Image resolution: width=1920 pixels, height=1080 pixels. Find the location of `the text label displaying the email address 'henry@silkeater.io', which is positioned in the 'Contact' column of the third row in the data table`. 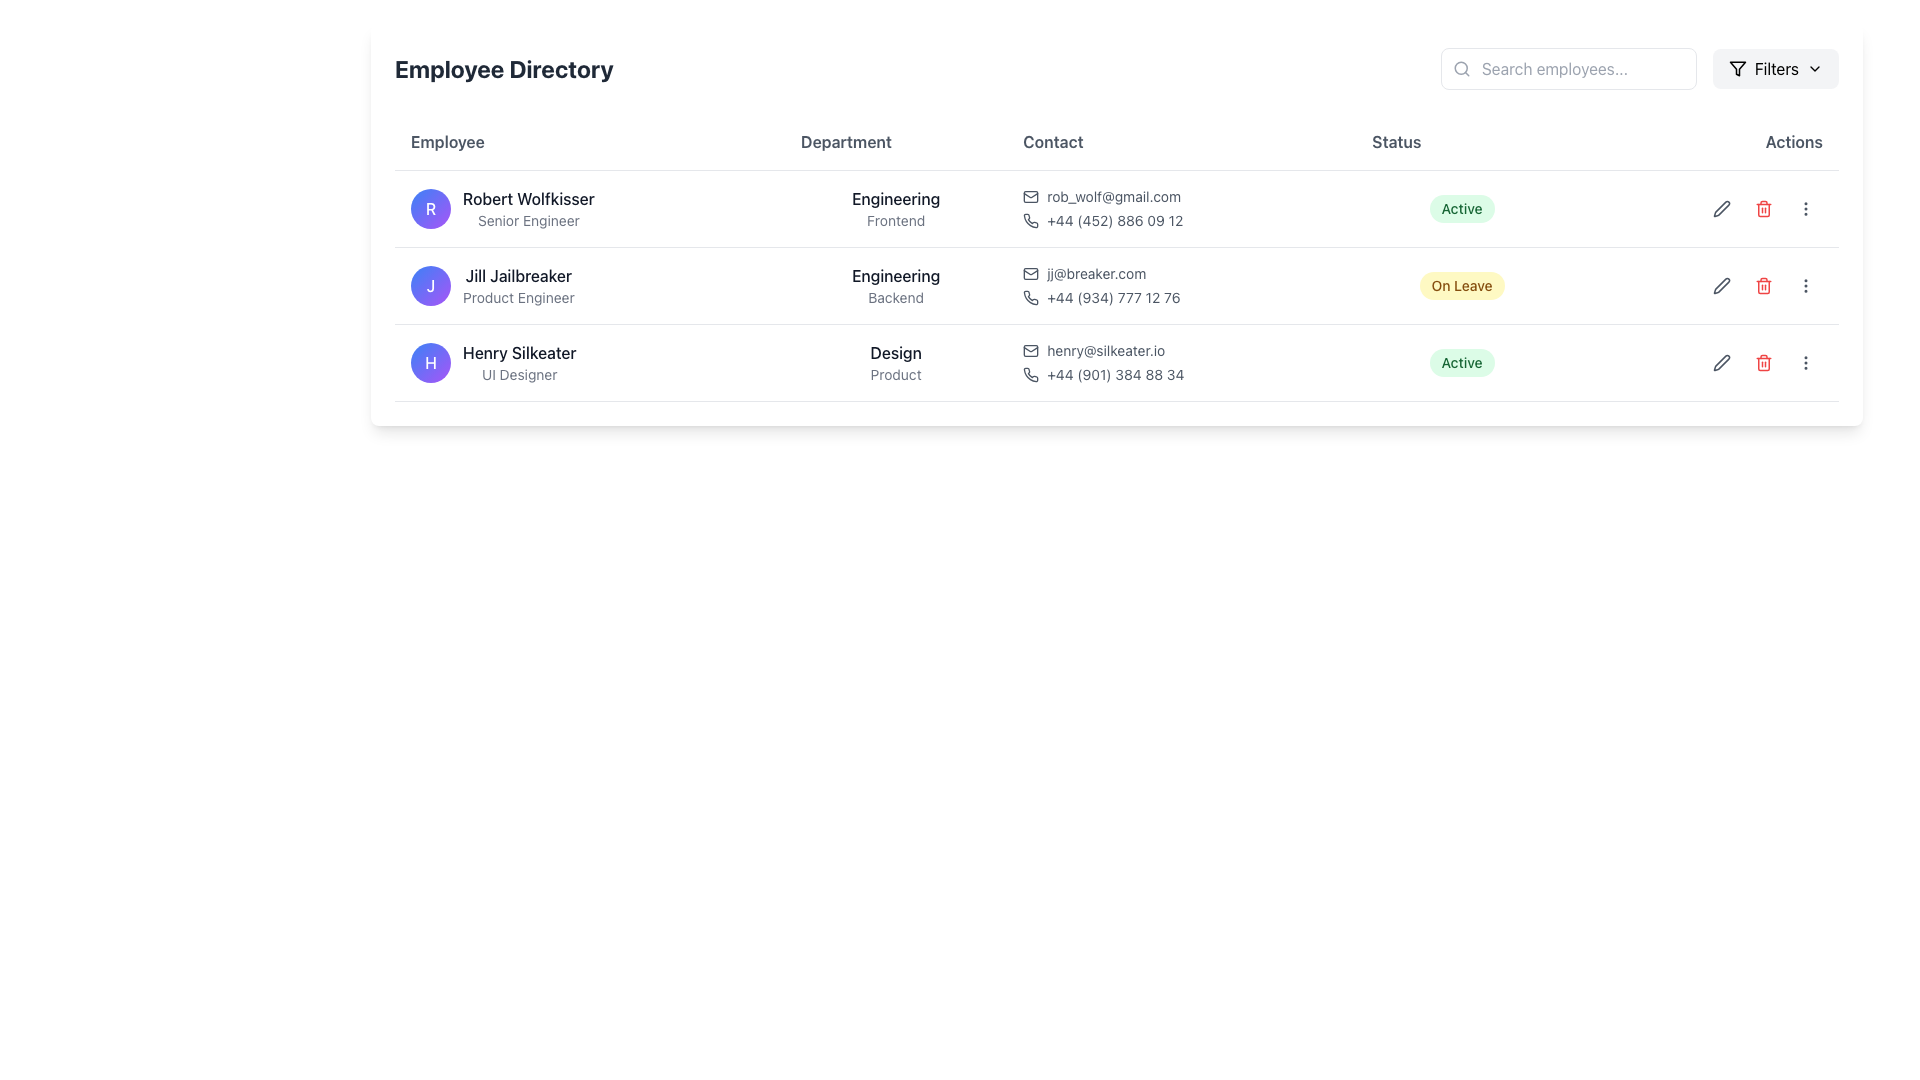

the text label displaying the email address 'henry@silkeater.io', which is positioned in the 'Contact' column of the third row in the data table is located at coordinates (1105, 350).